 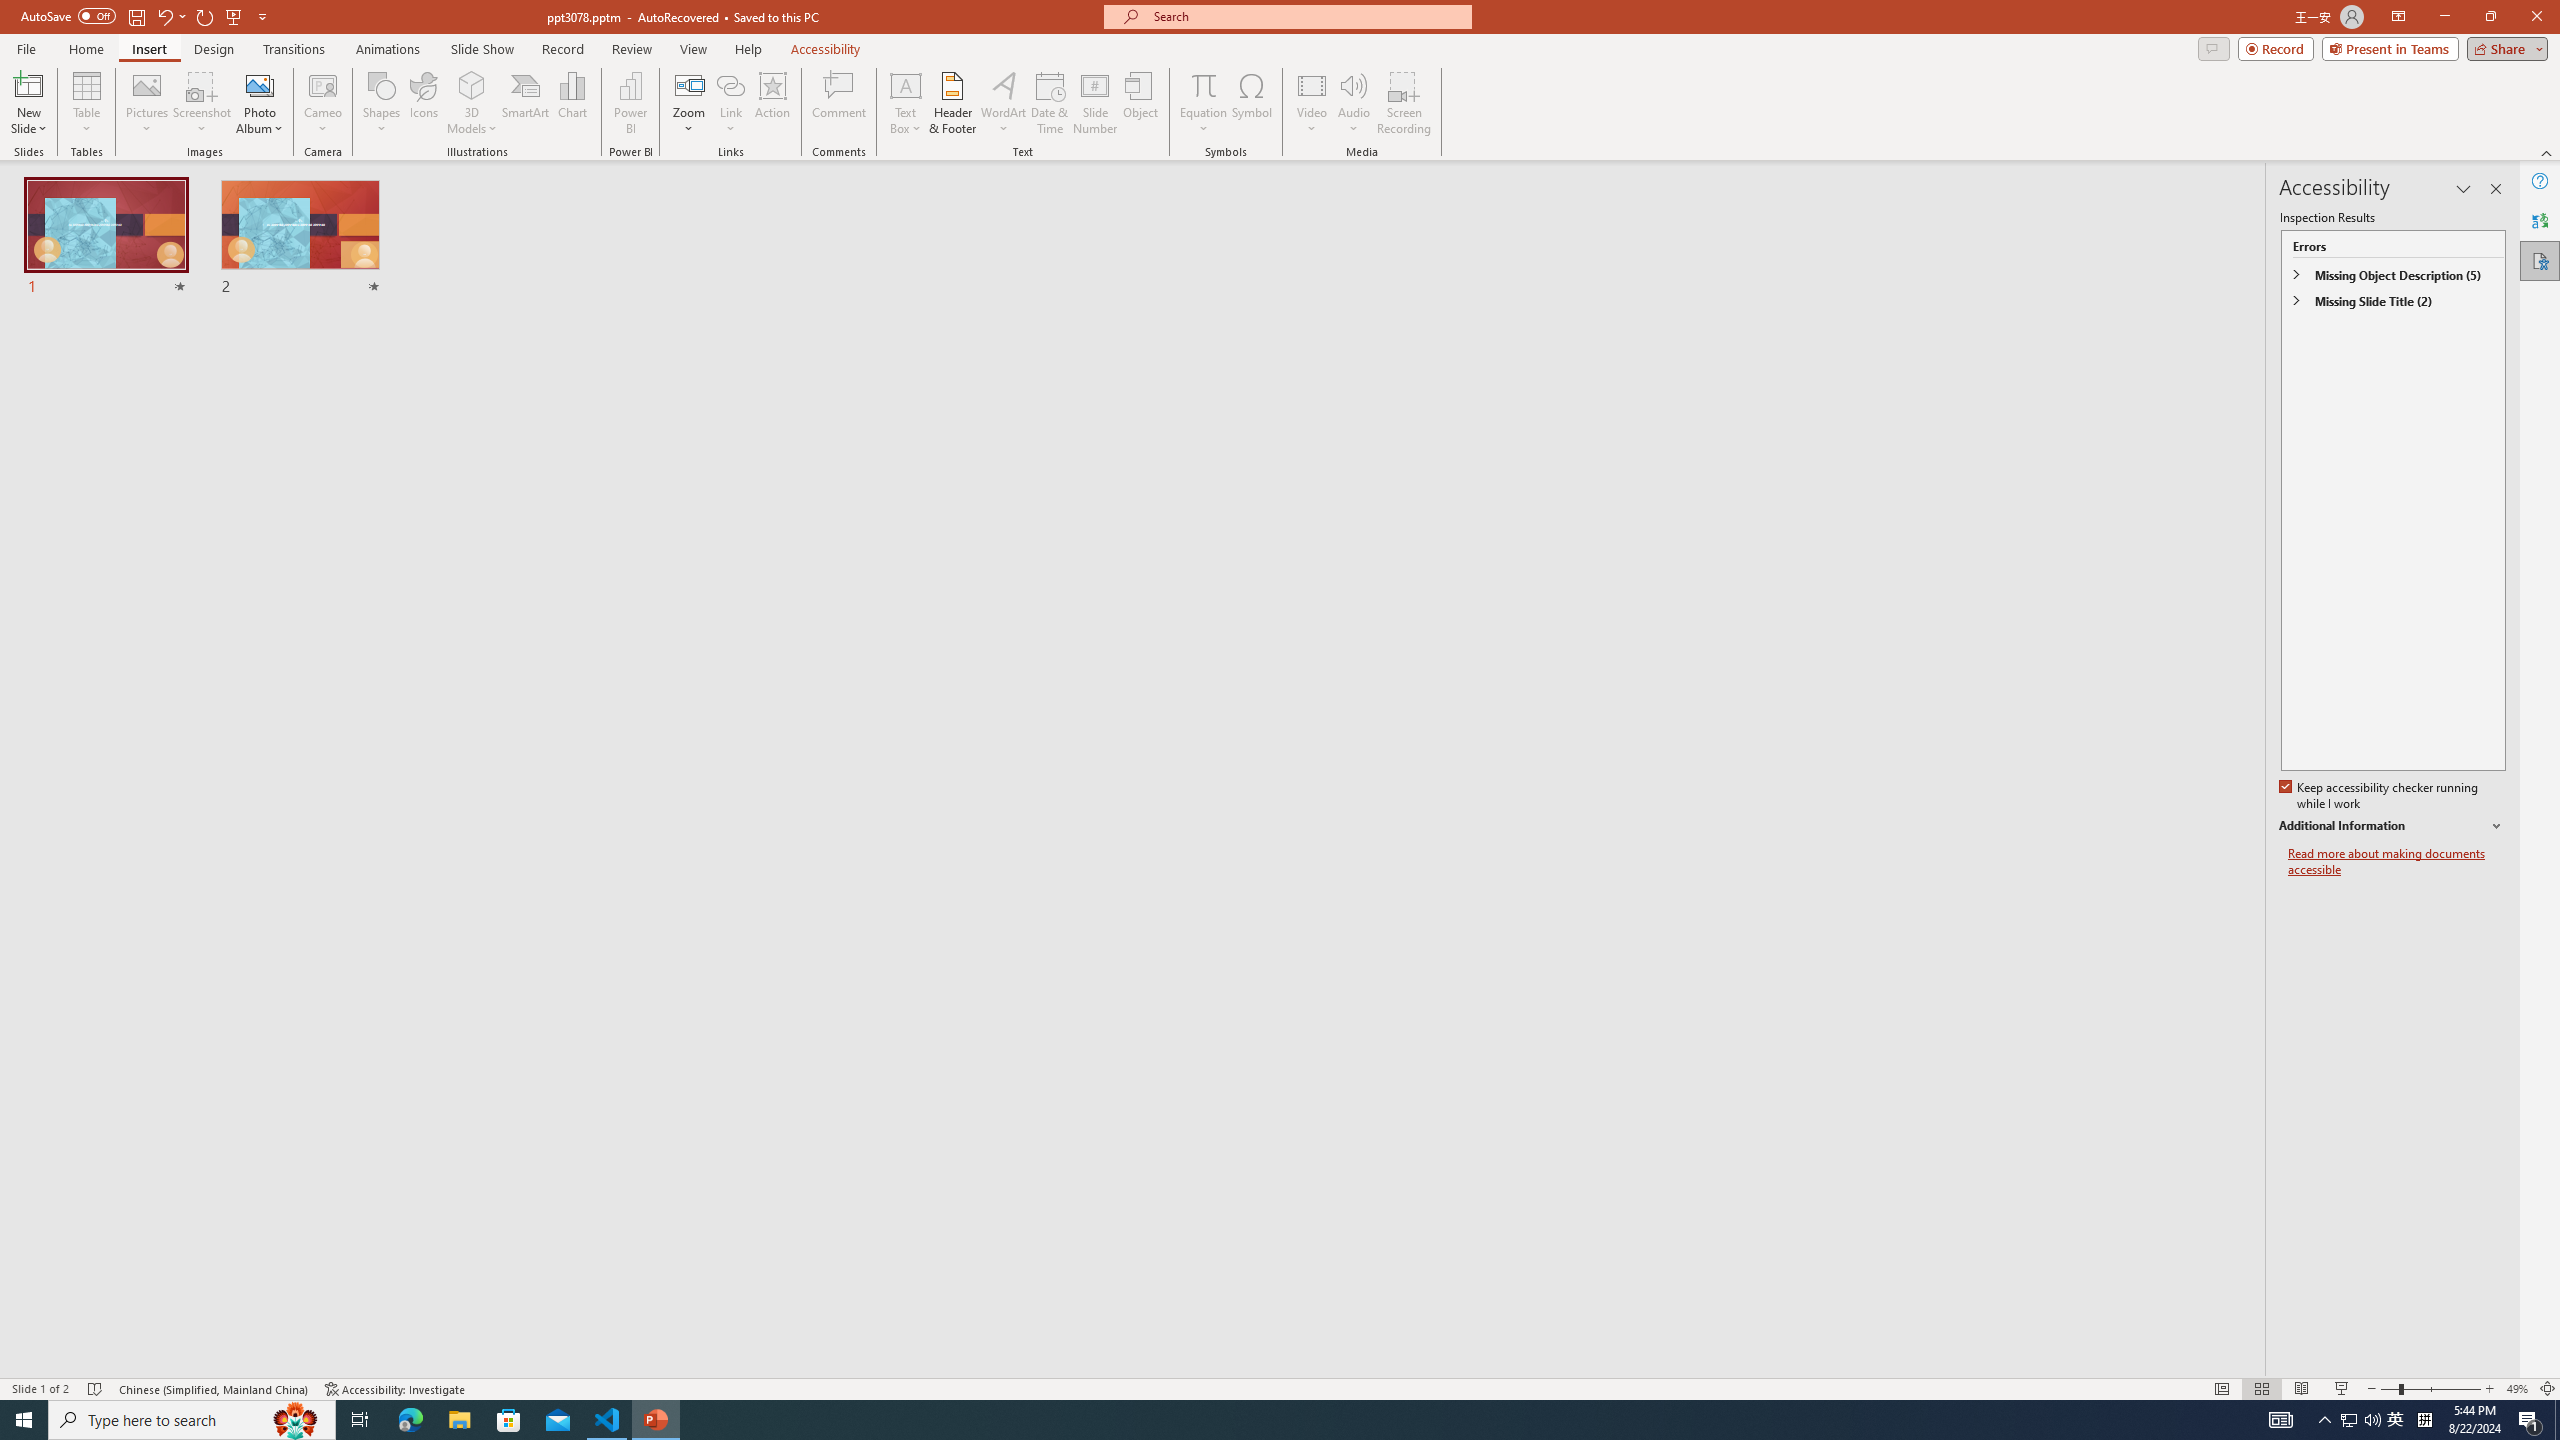 I want to click on 'Draw Horizontal Text Box', so click(x=905, y=84).